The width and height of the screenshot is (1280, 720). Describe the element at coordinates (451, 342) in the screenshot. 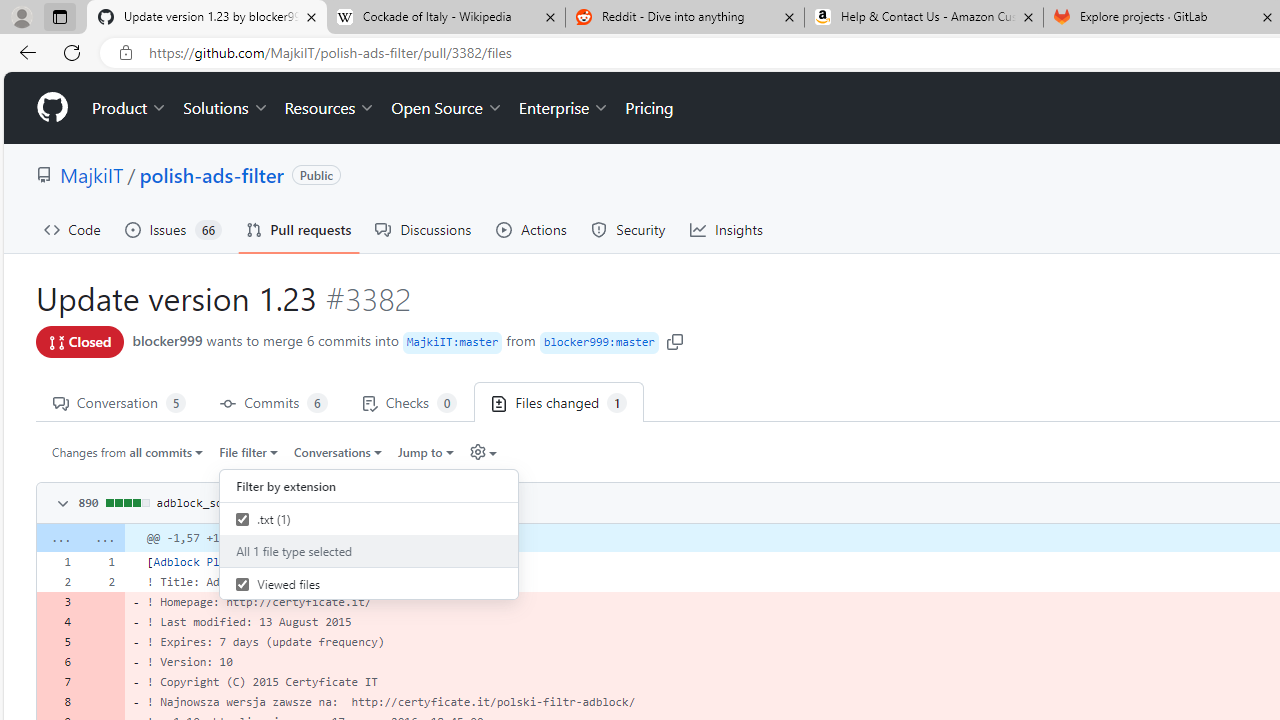

I see `'MajkiIT : master'` at that location.